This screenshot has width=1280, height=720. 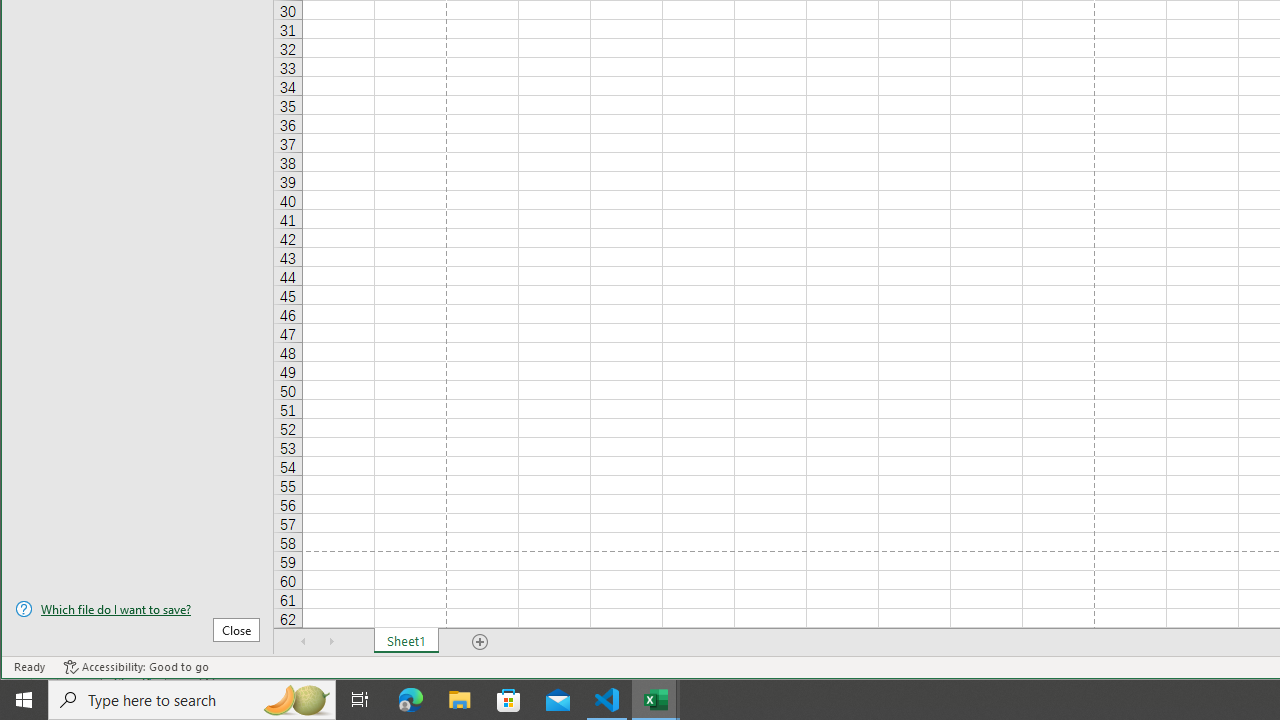 I want to click on 'Add Sheet', so click(x=481, y=641).